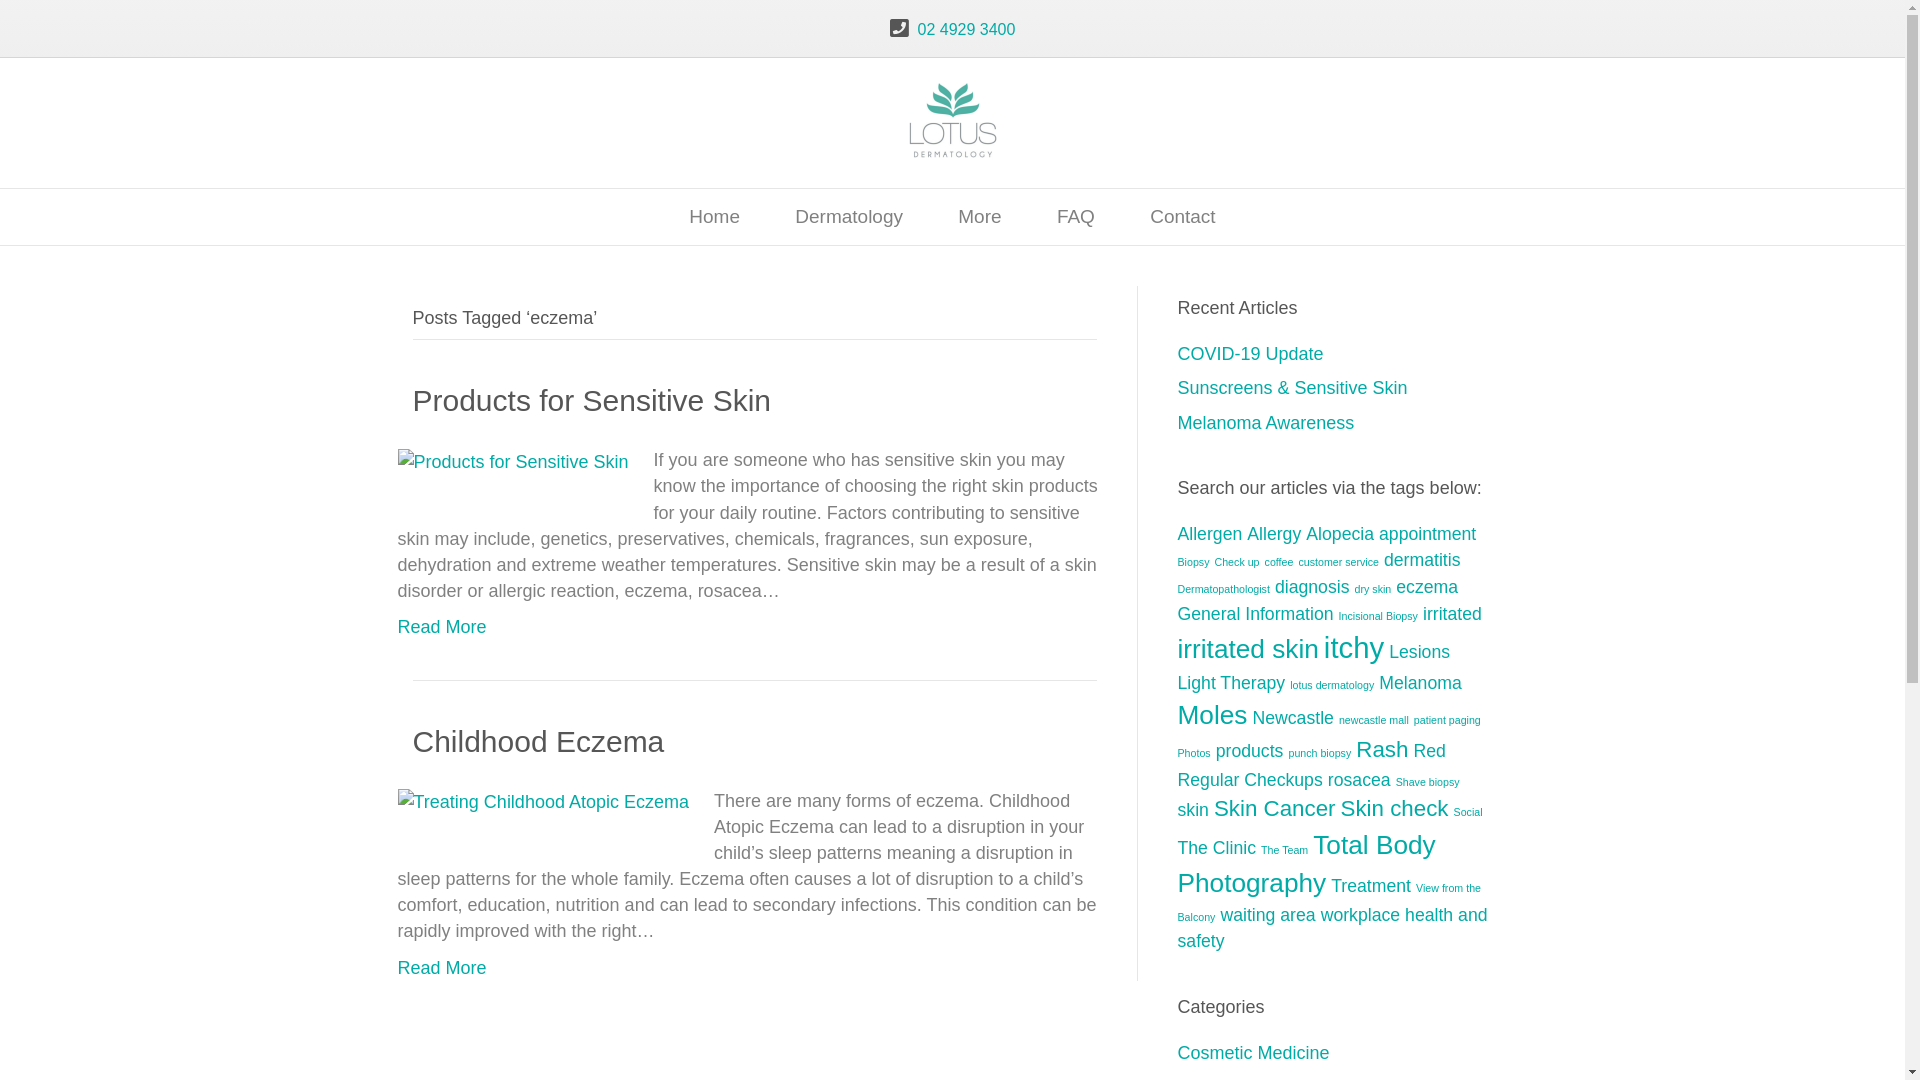 The image size is (1920, 1080). What do you see at coordinates (1177, 752) in the screenshot?
I see `'Photos'` at bounding box center [1177, 752].